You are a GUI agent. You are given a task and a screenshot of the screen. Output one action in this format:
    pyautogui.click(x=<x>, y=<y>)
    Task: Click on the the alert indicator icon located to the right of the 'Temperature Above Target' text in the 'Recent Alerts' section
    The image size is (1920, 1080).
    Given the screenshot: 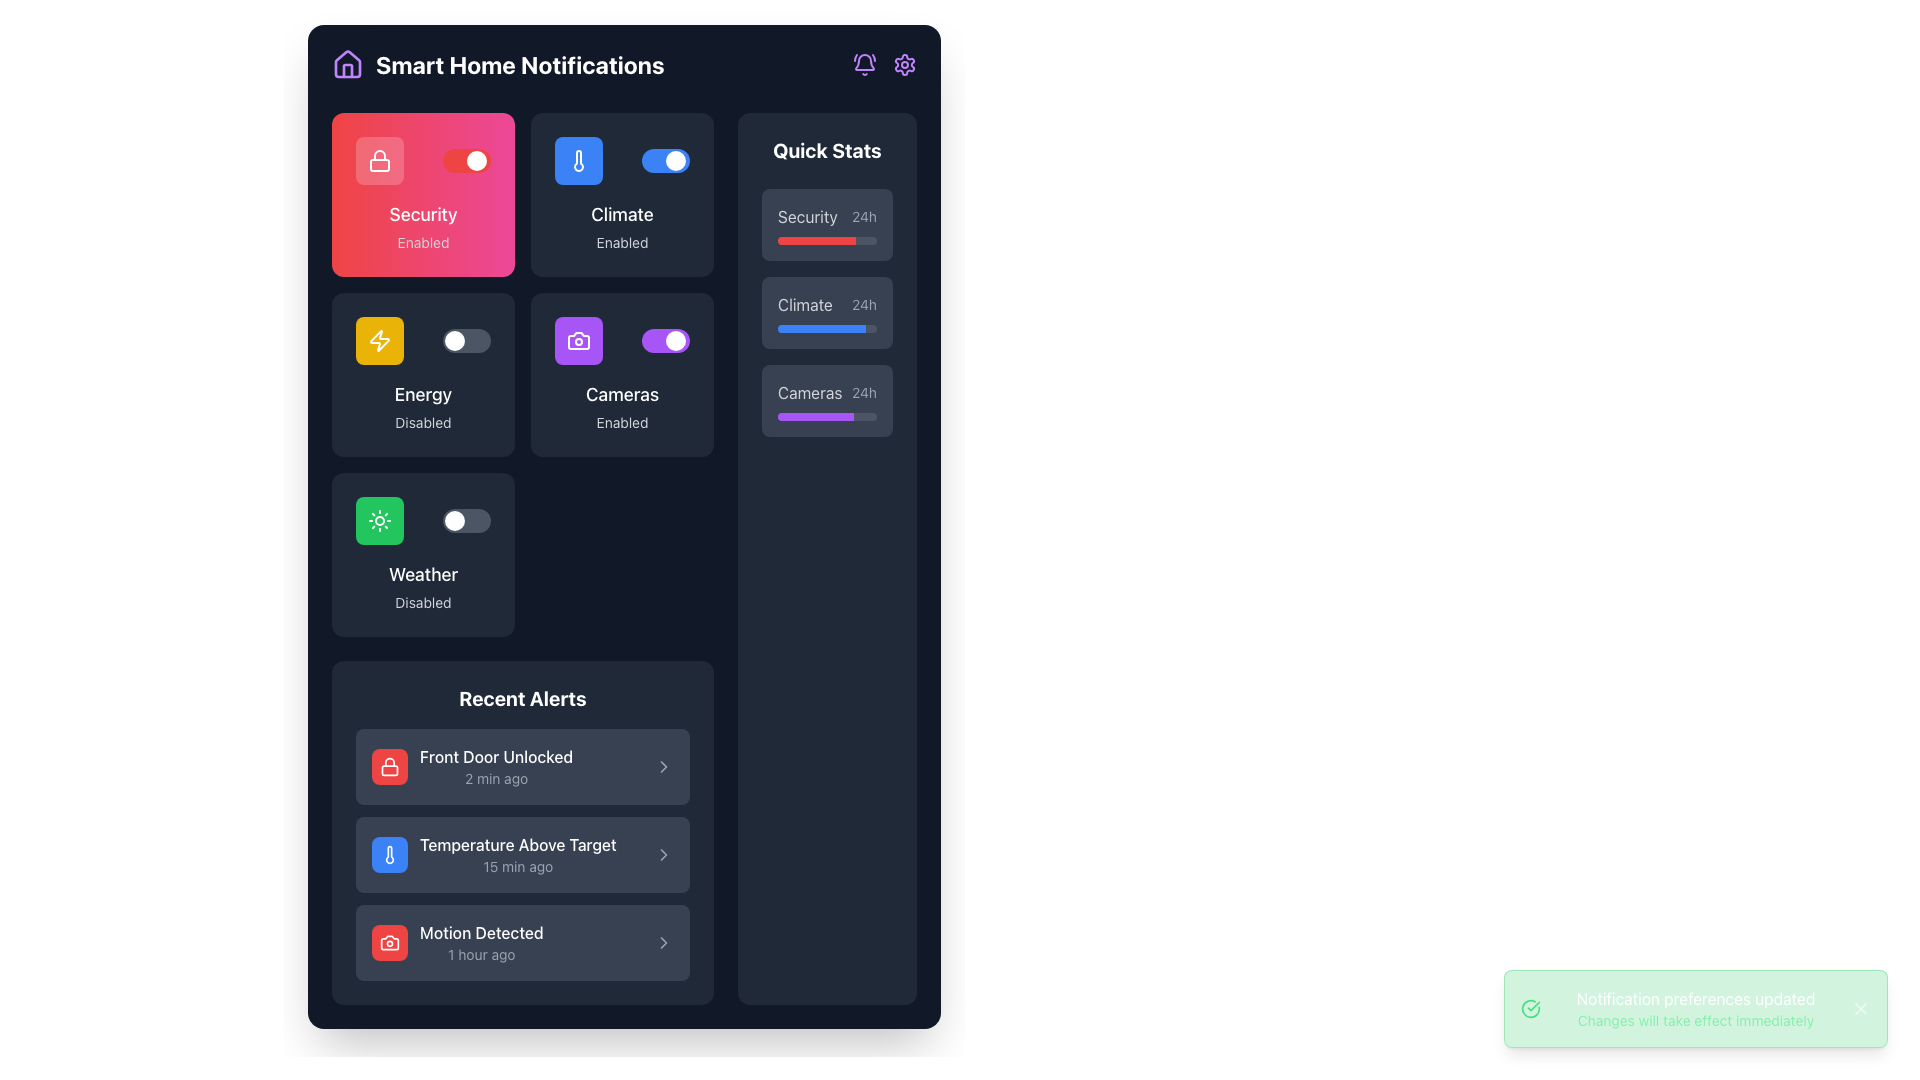 What is the action you would take?
    pyautogui.click(x=663, y=855)
    